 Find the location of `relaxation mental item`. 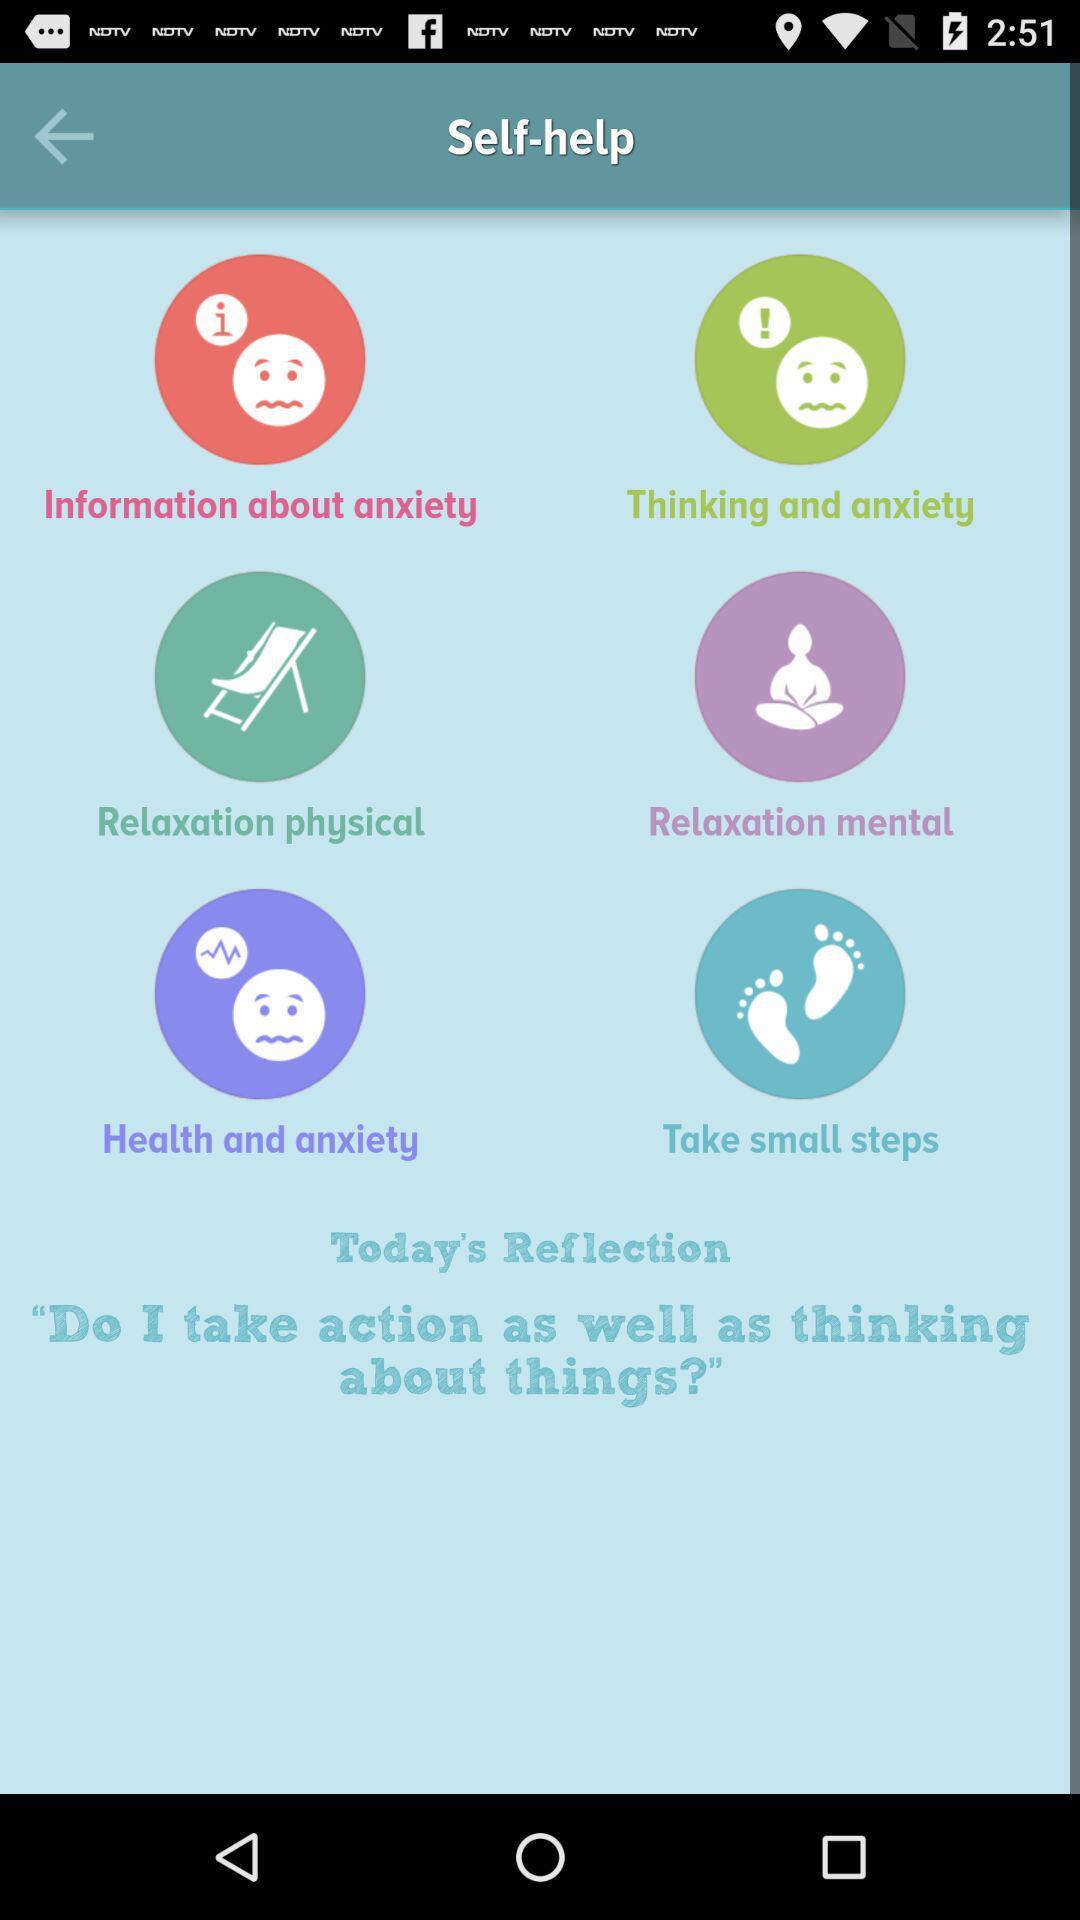

relaxation mental item is located at coordinates (810, 706).